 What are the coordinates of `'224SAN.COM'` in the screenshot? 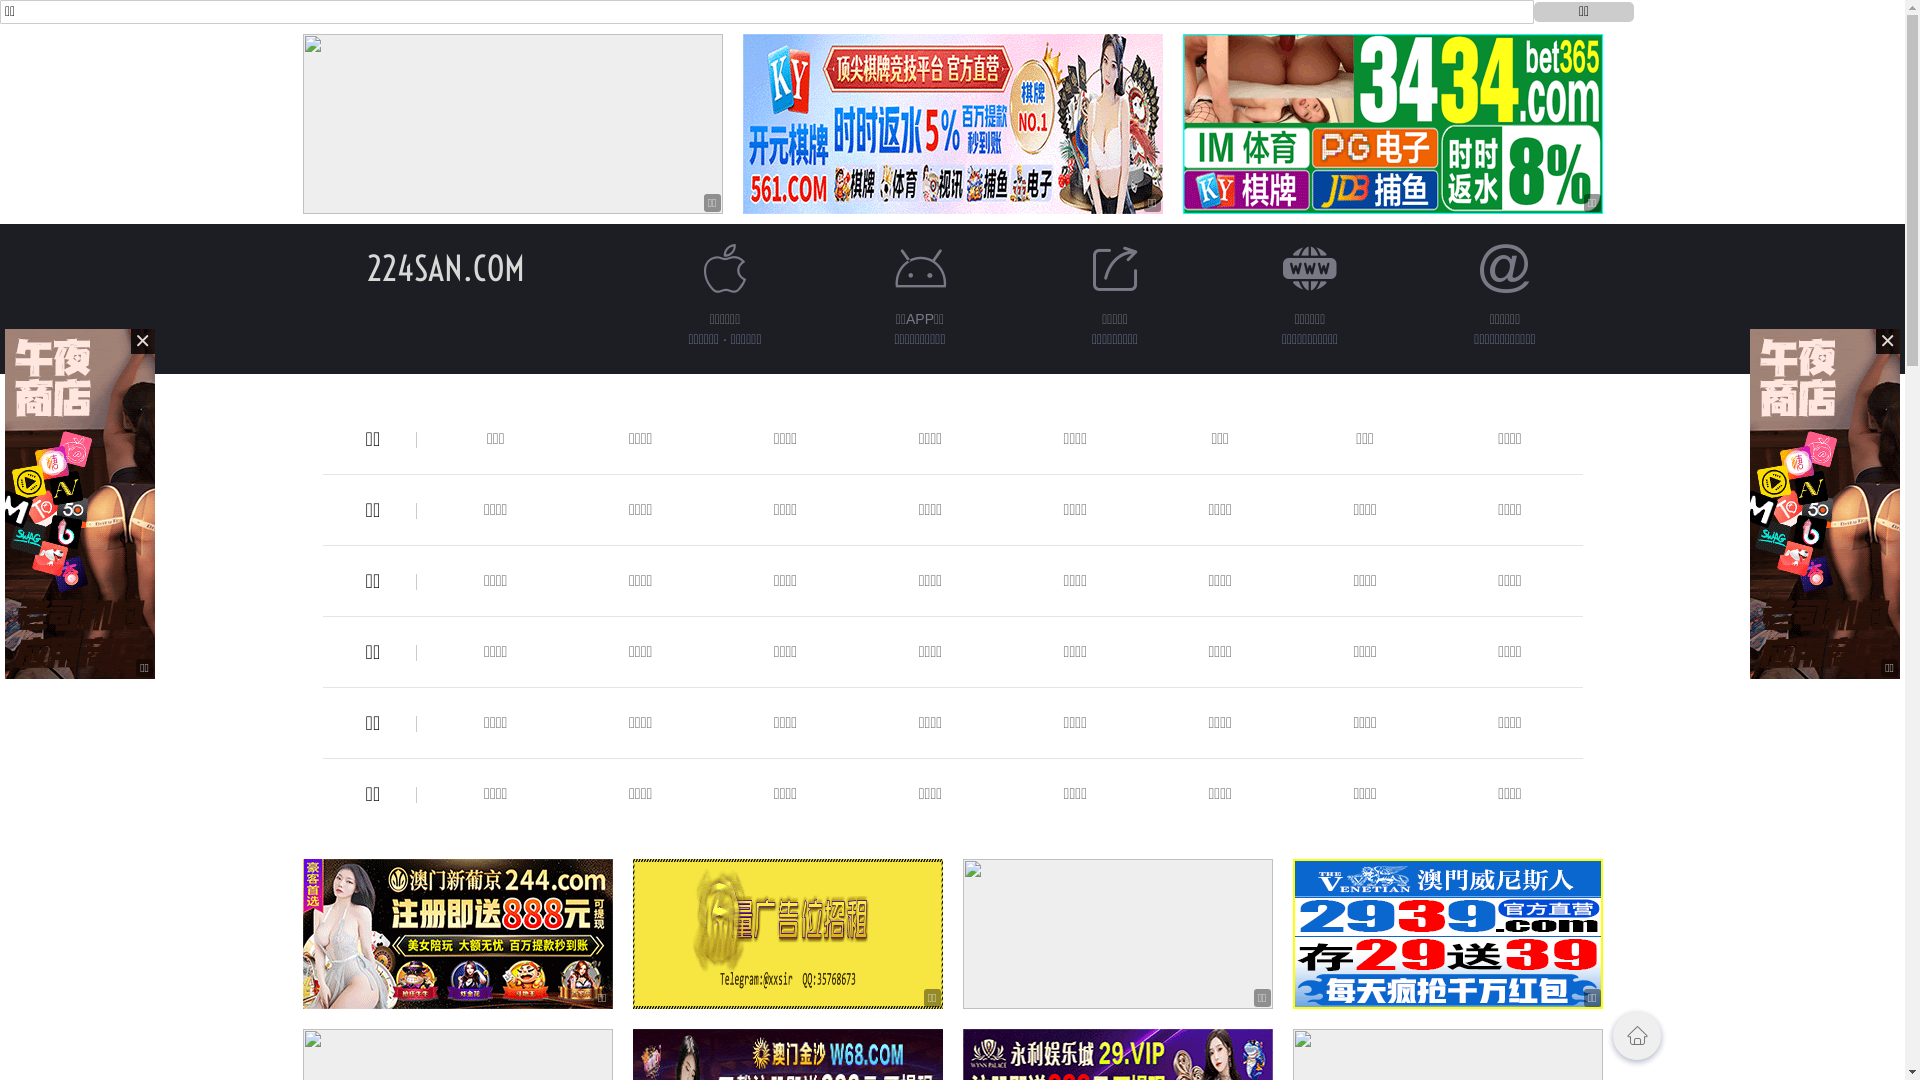 It's located at (444, 267).